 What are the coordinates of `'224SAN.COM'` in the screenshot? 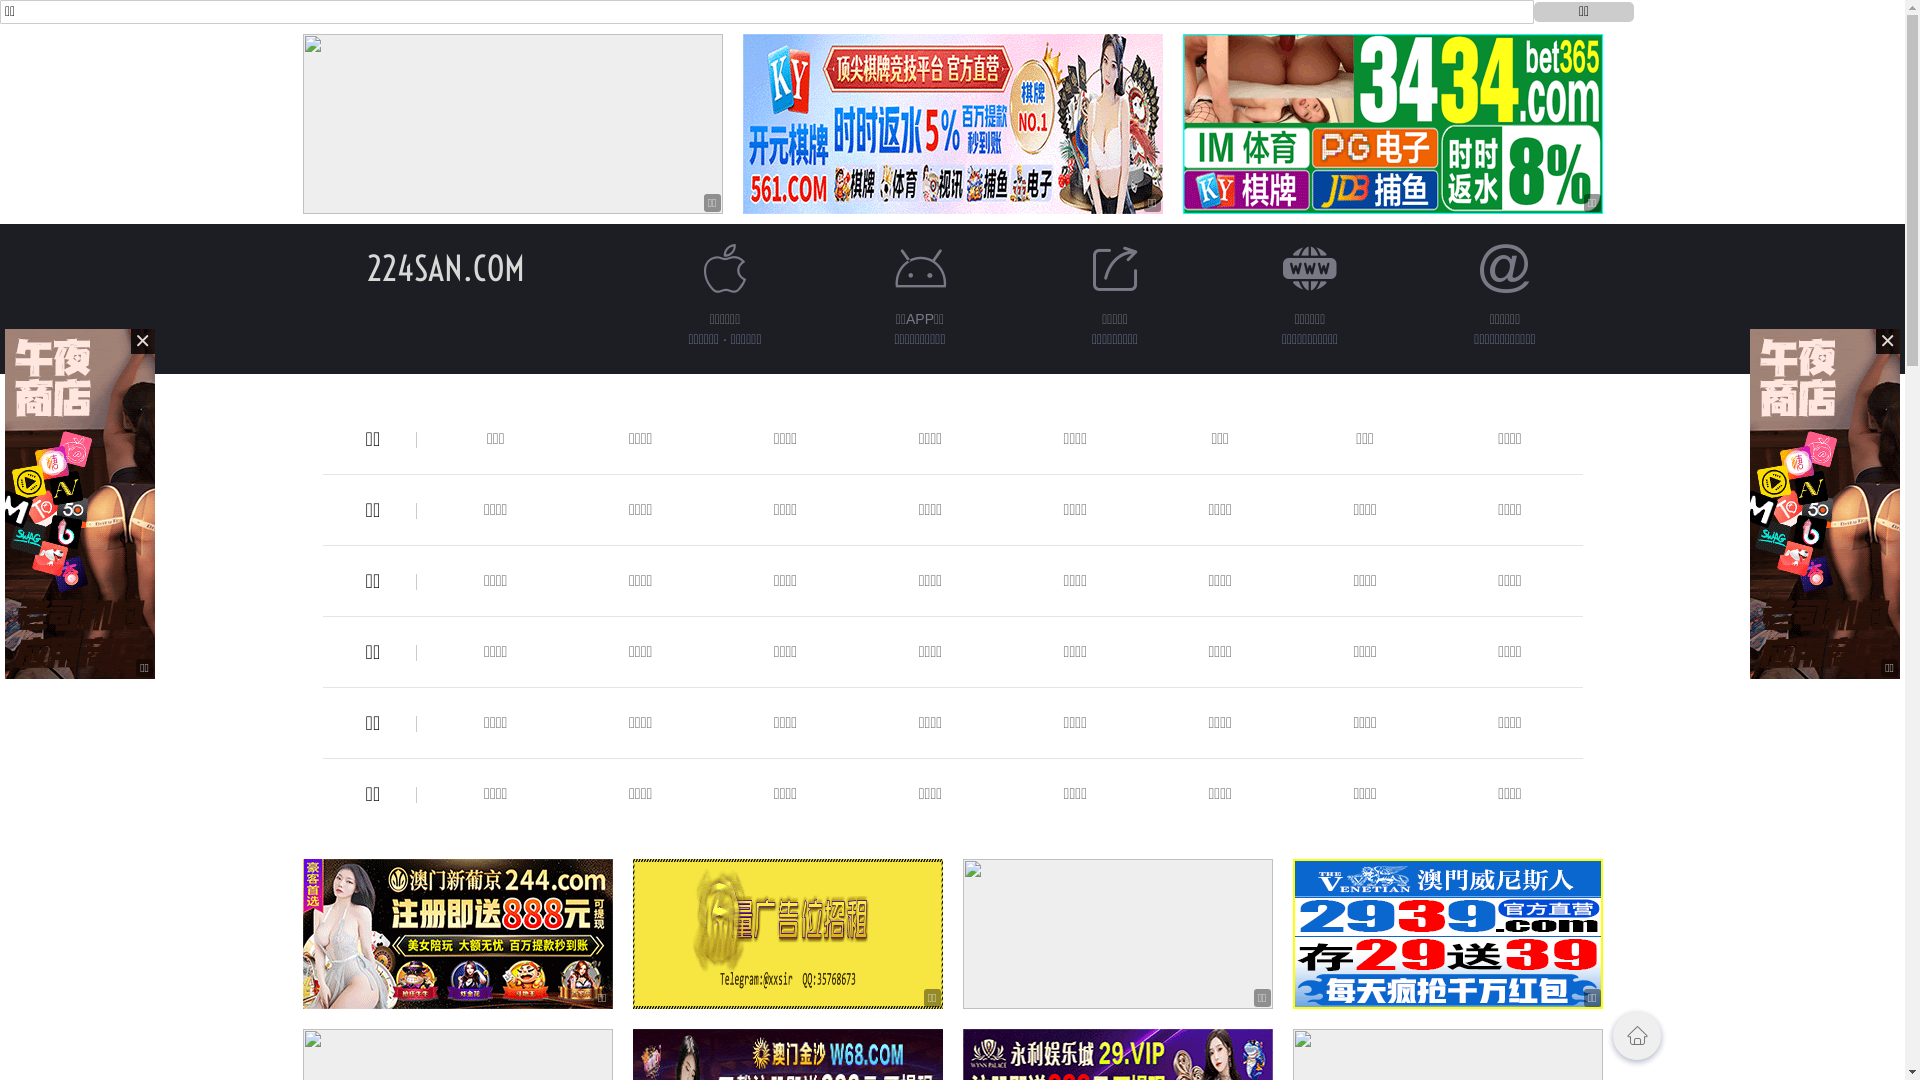 It's located at (444, 267).